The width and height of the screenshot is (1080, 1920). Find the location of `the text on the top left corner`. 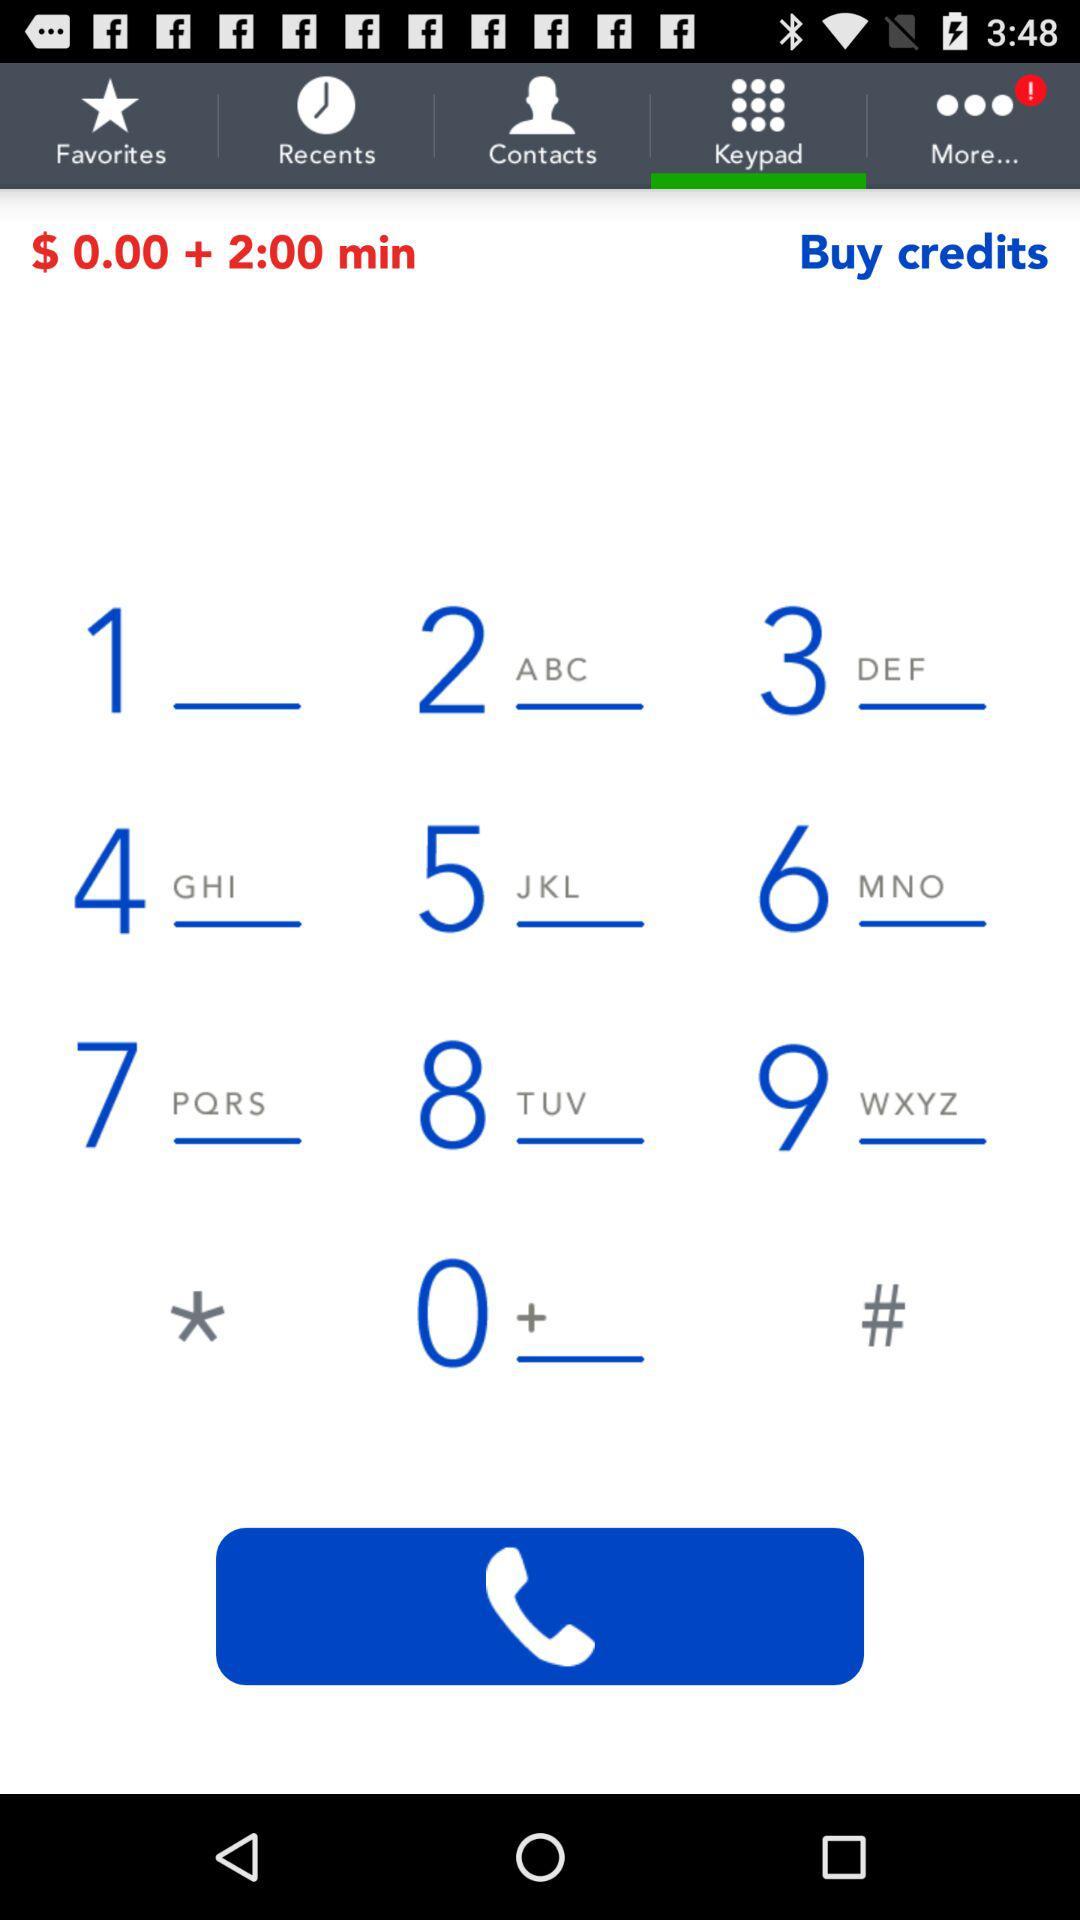

the text on the top left corner is located at coordinates (110, 124).